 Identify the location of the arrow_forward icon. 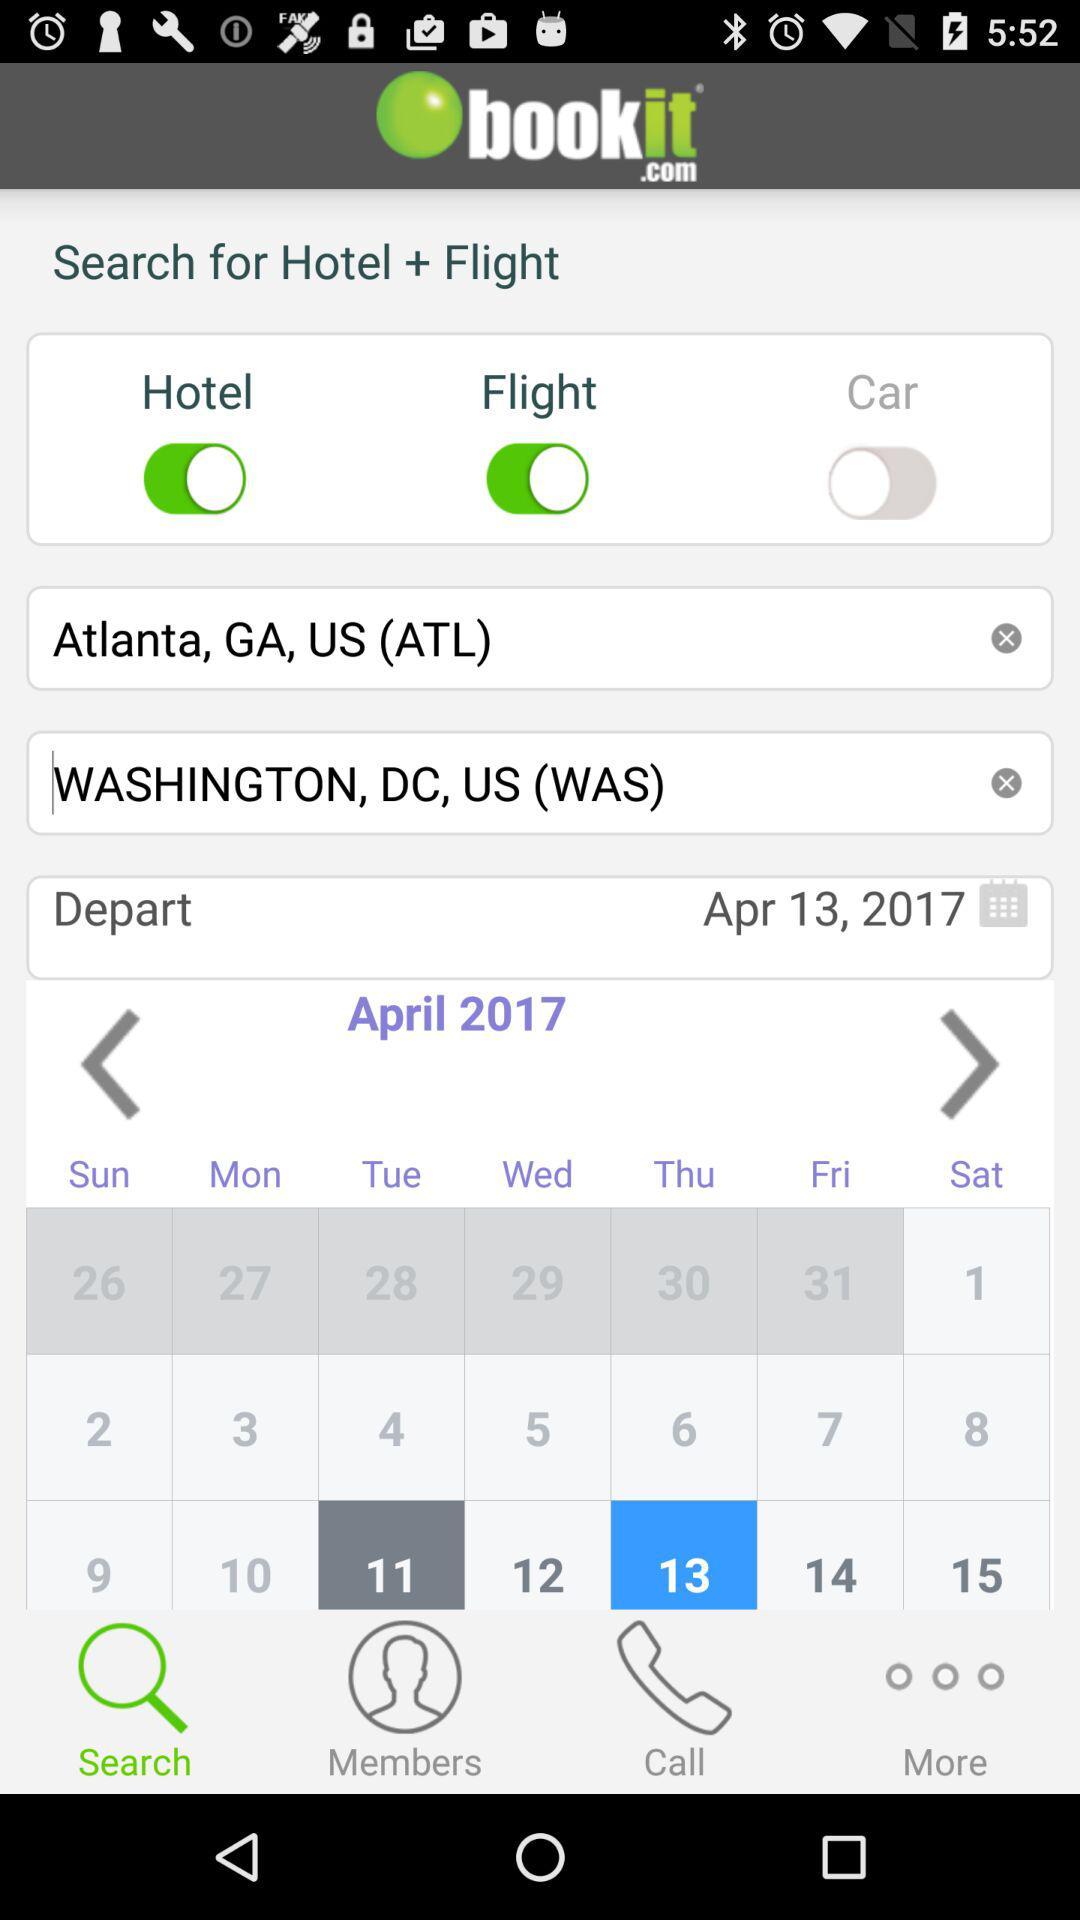
(968, 1138).